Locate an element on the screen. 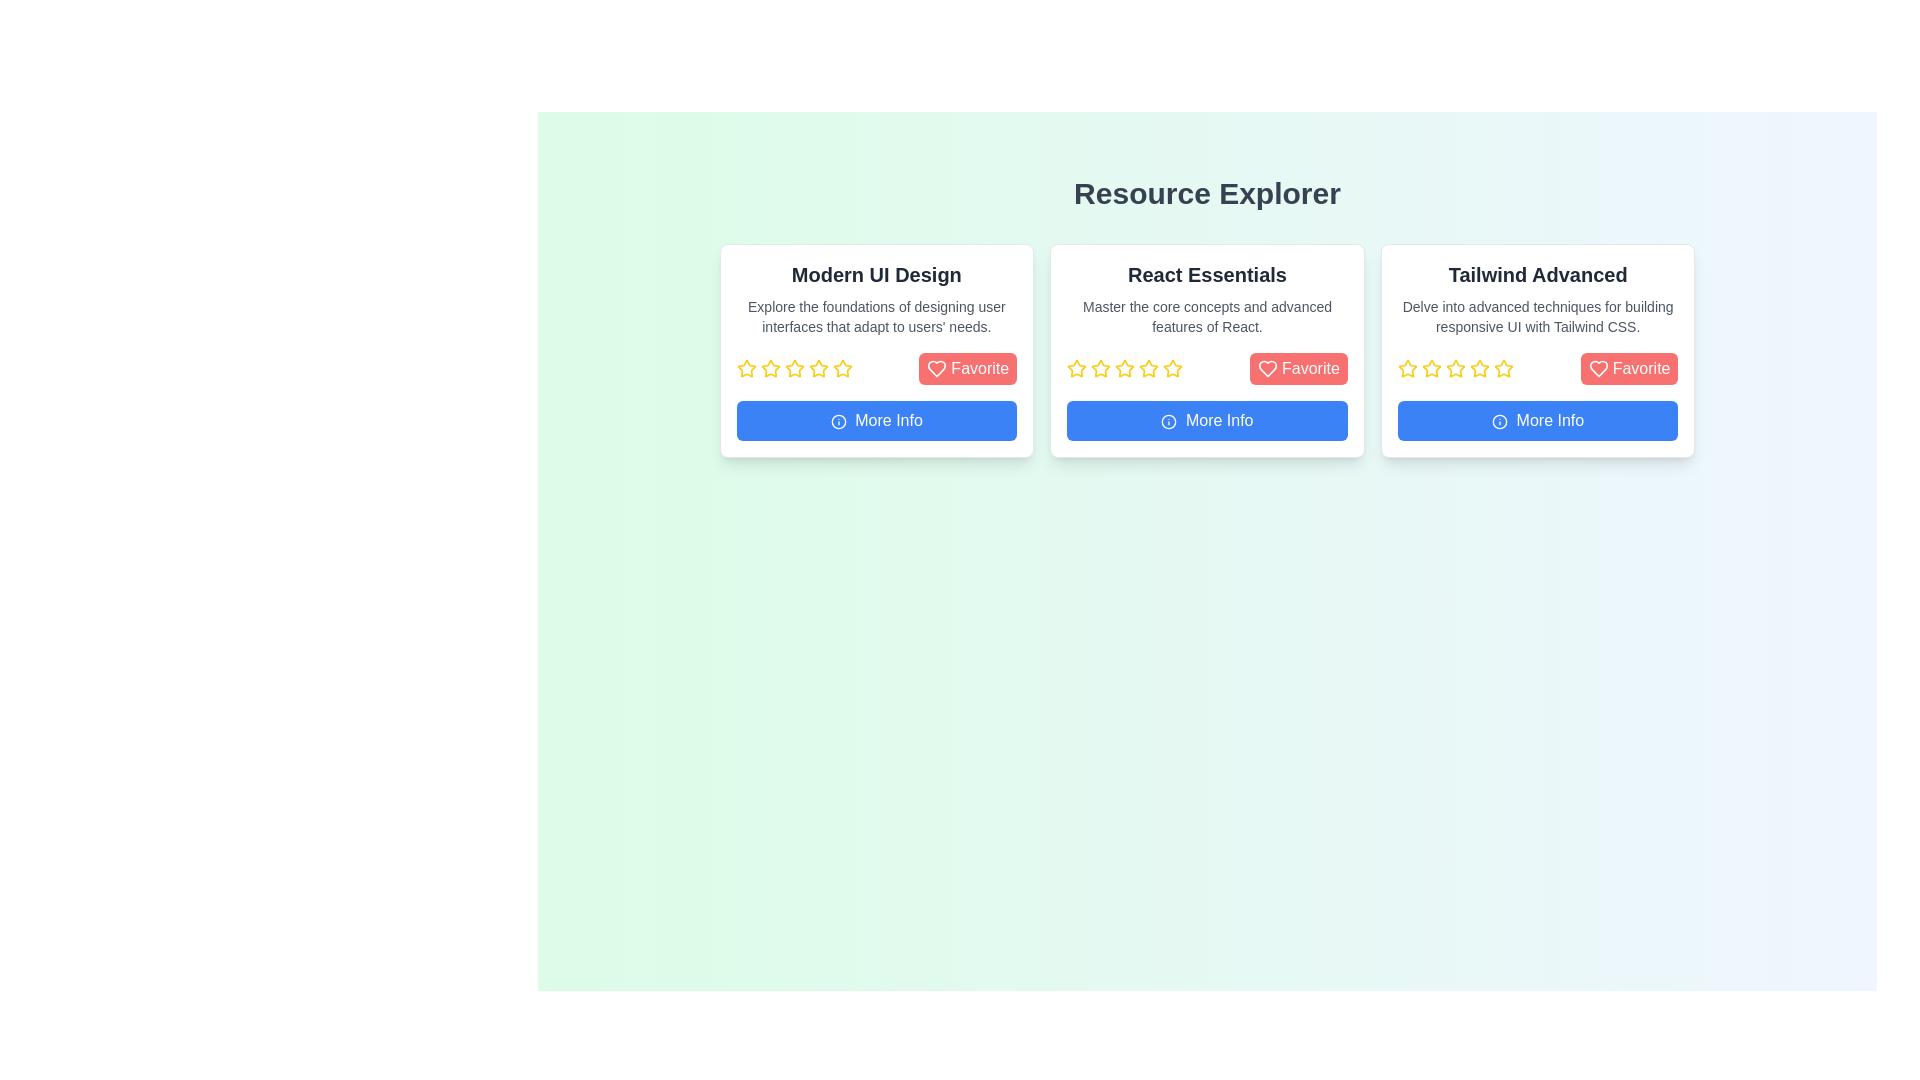 The image size is (1920, 1080). the text block element that contains the phrase 'Explore the foundations of designing user interfaces that adapt to users' needs.' It is located under the title 'Modern UI Design' and is centrally positioned in the card panel is located at coordinates (876, 315).